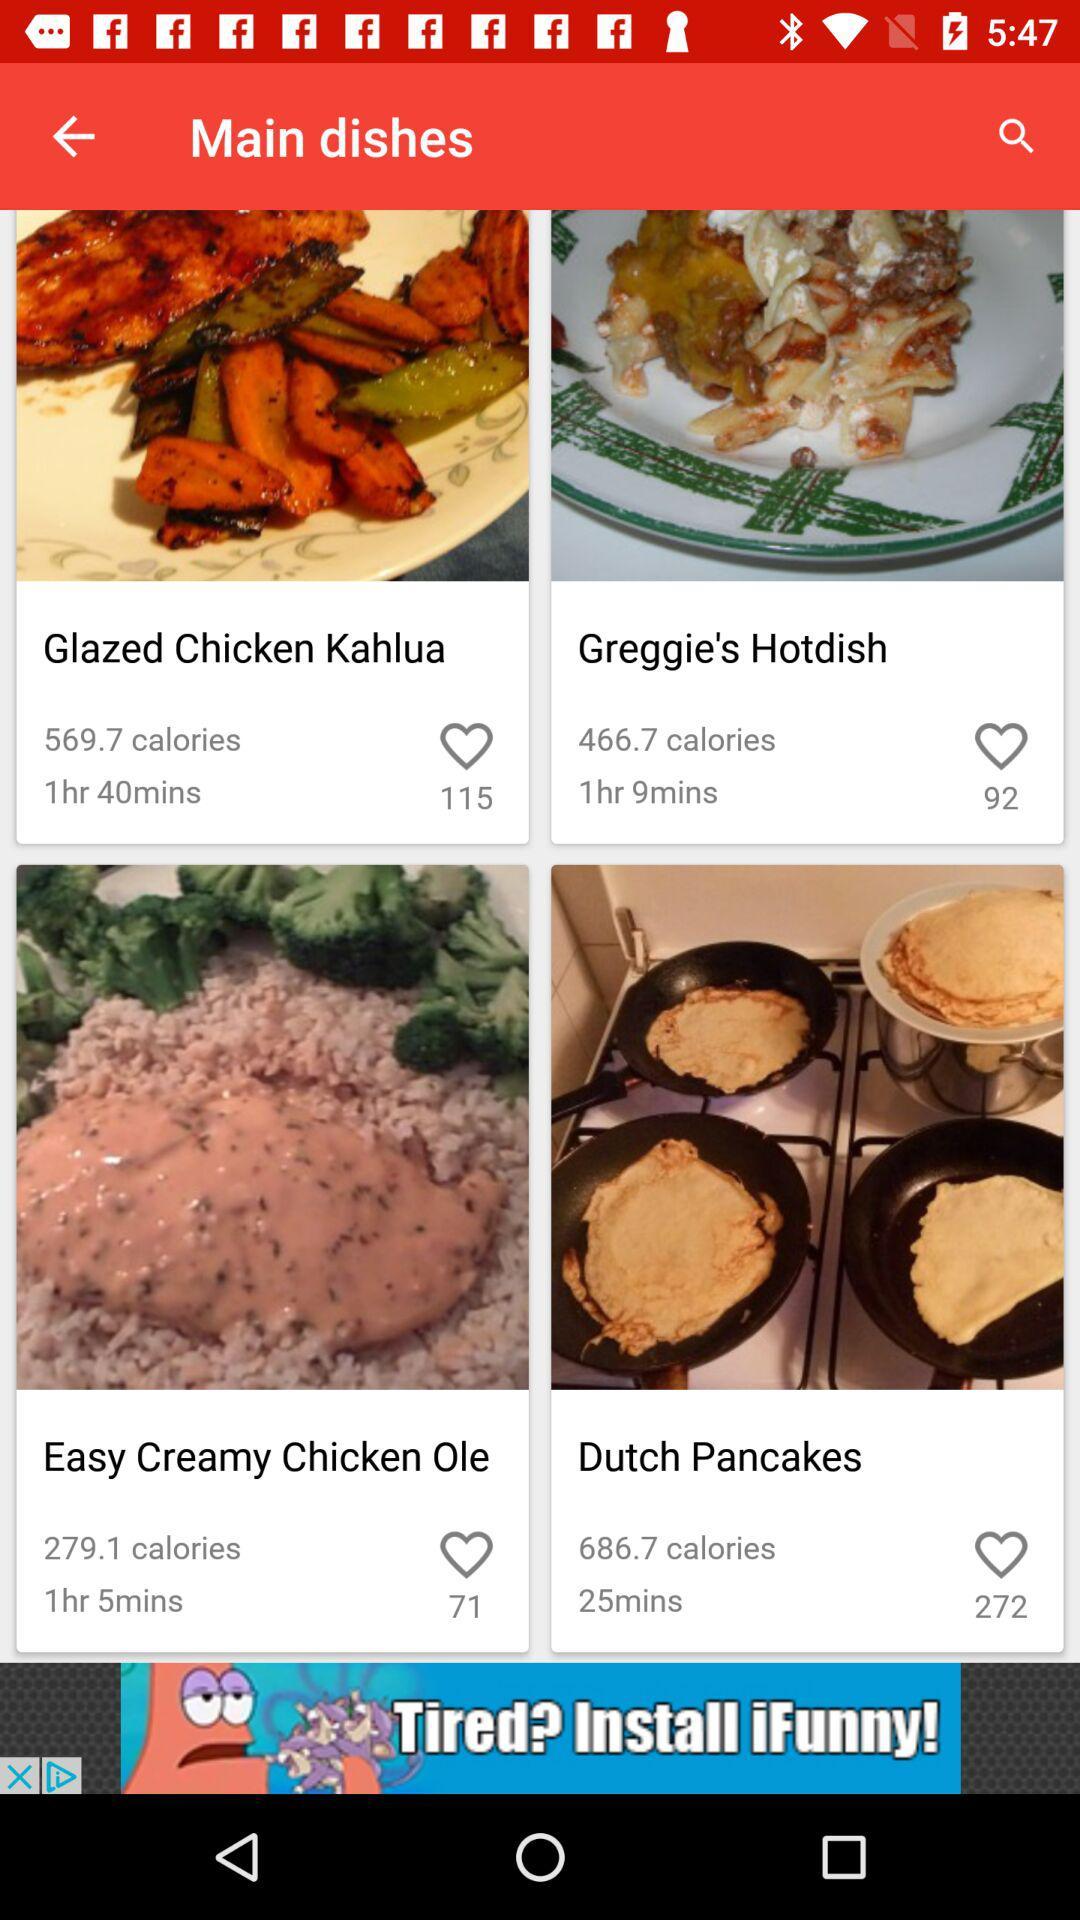 The width and height of the screenshot is (1080, 1920). Describe the element at coordinates (273, 1257) in the screenshot. I see `image which is at bottom left corner` at that location.